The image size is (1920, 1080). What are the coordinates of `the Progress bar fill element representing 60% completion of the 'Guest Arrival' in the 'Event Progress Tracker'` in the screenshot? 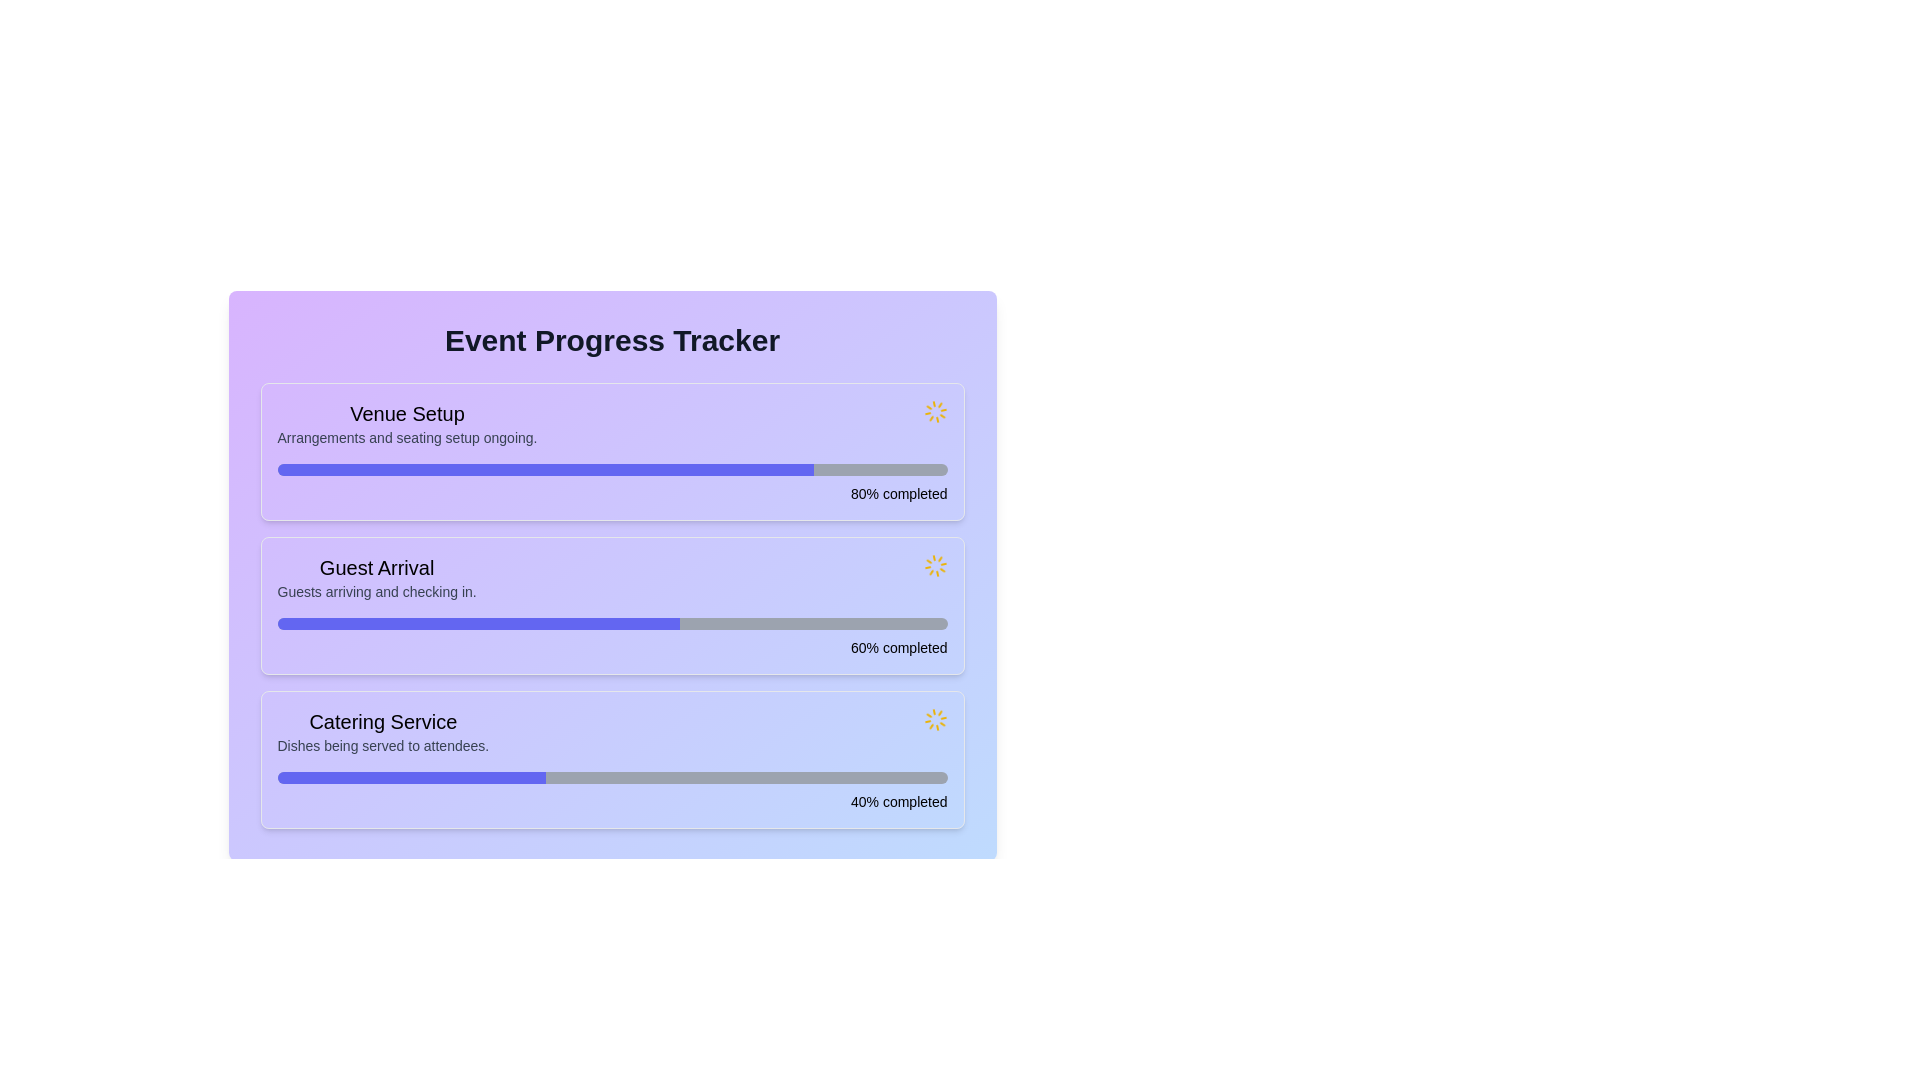 It's located at (477, 623).